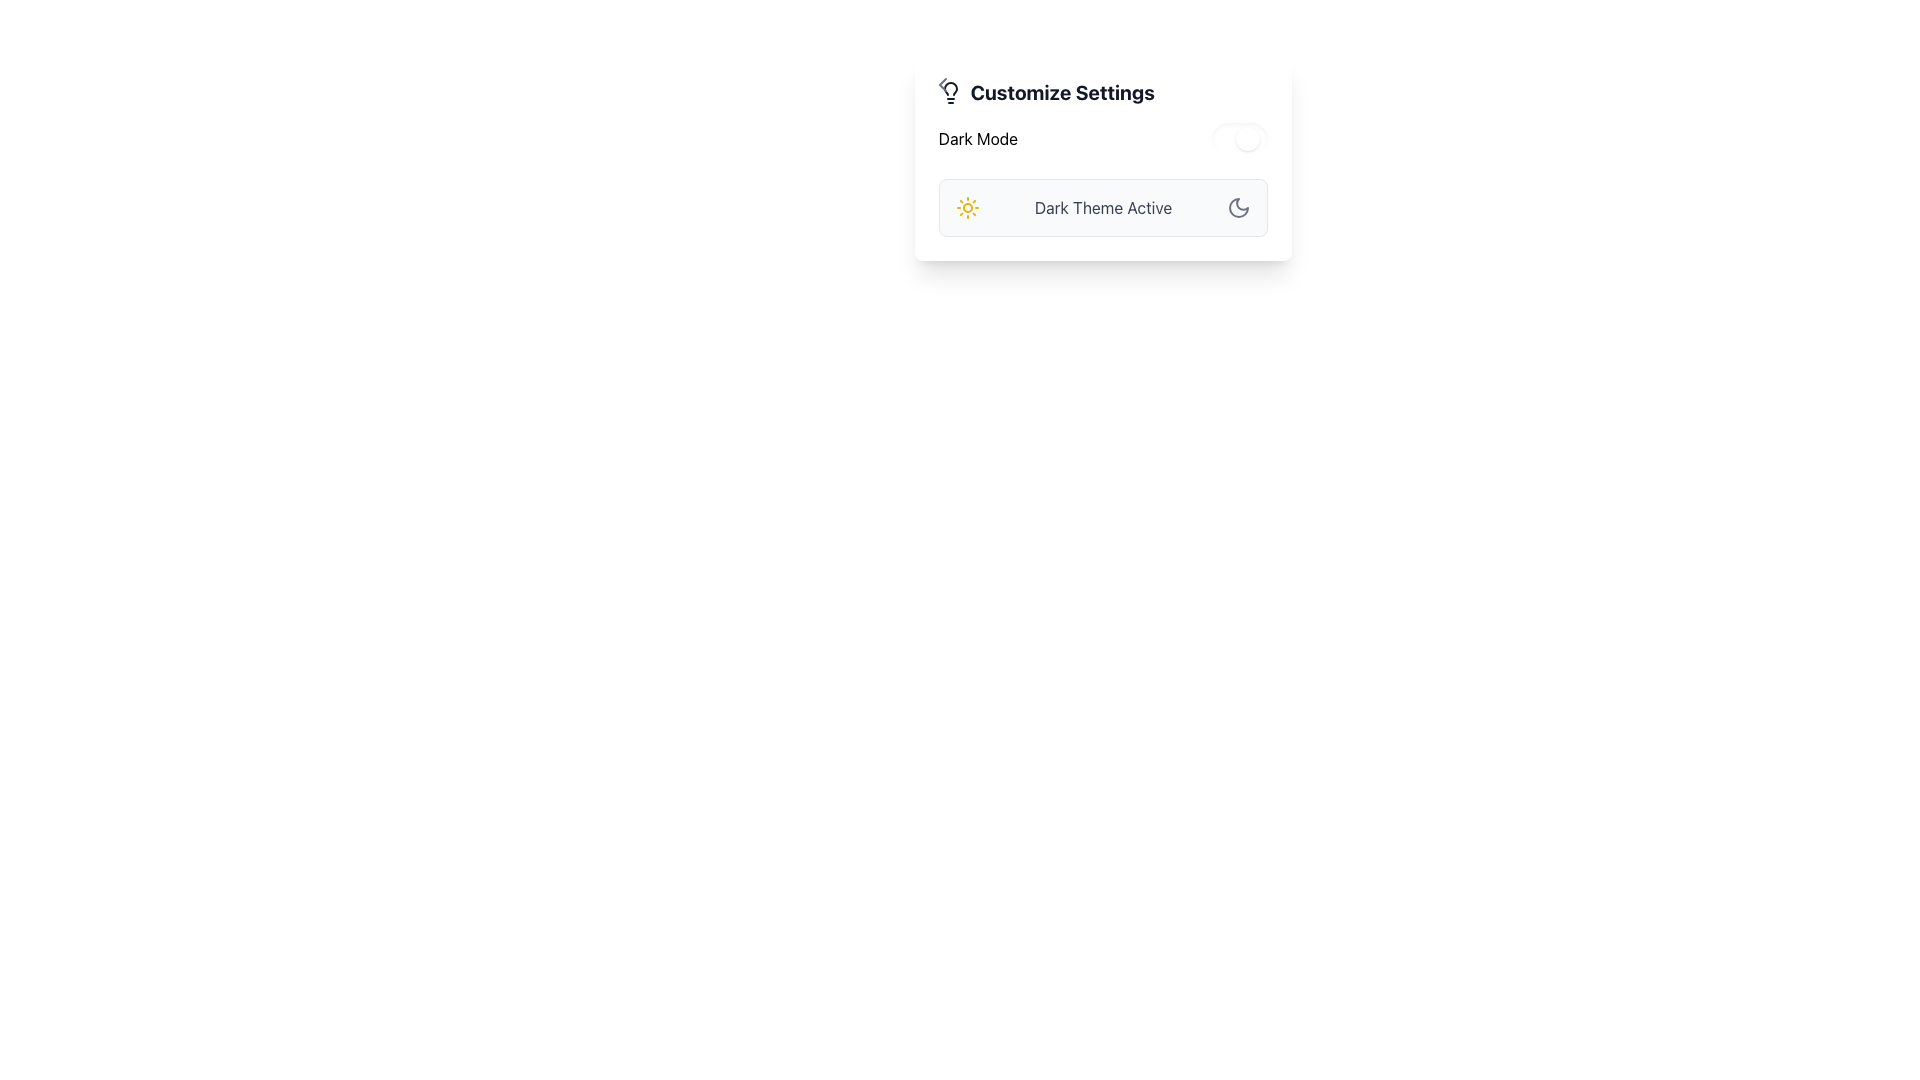 The width and height of the screenshot is (1920, 1080). Describe the element at coordinates (941, 83) in the screenshot. I see `the top-left icon-based button` at that location.